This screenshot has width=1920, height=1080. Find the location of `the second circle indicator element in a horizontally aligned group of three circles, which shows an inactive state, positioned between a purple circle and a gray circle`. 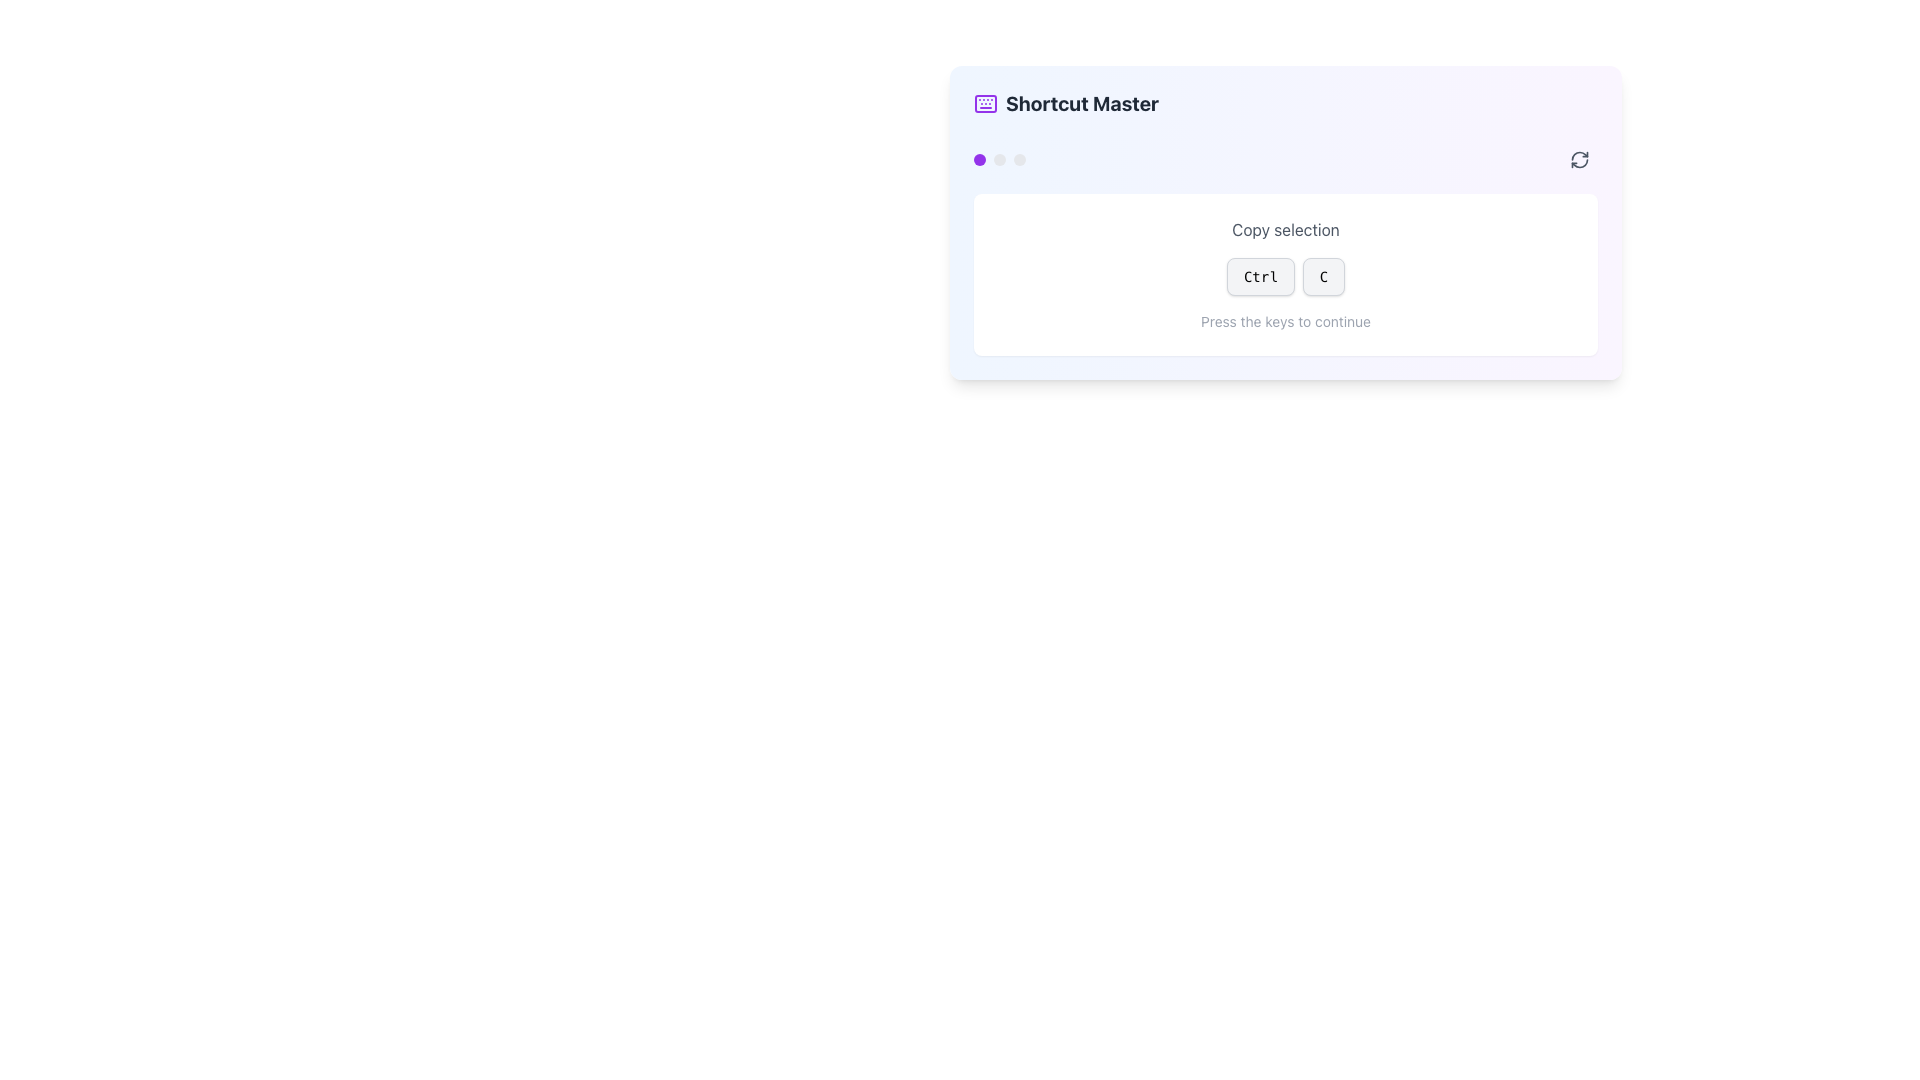

the second circle indicator element in a horizontally aligned group of three circles, which shows an inactive state, positioned between a purple circle and a gray circle is located at coordinates (999, 158).